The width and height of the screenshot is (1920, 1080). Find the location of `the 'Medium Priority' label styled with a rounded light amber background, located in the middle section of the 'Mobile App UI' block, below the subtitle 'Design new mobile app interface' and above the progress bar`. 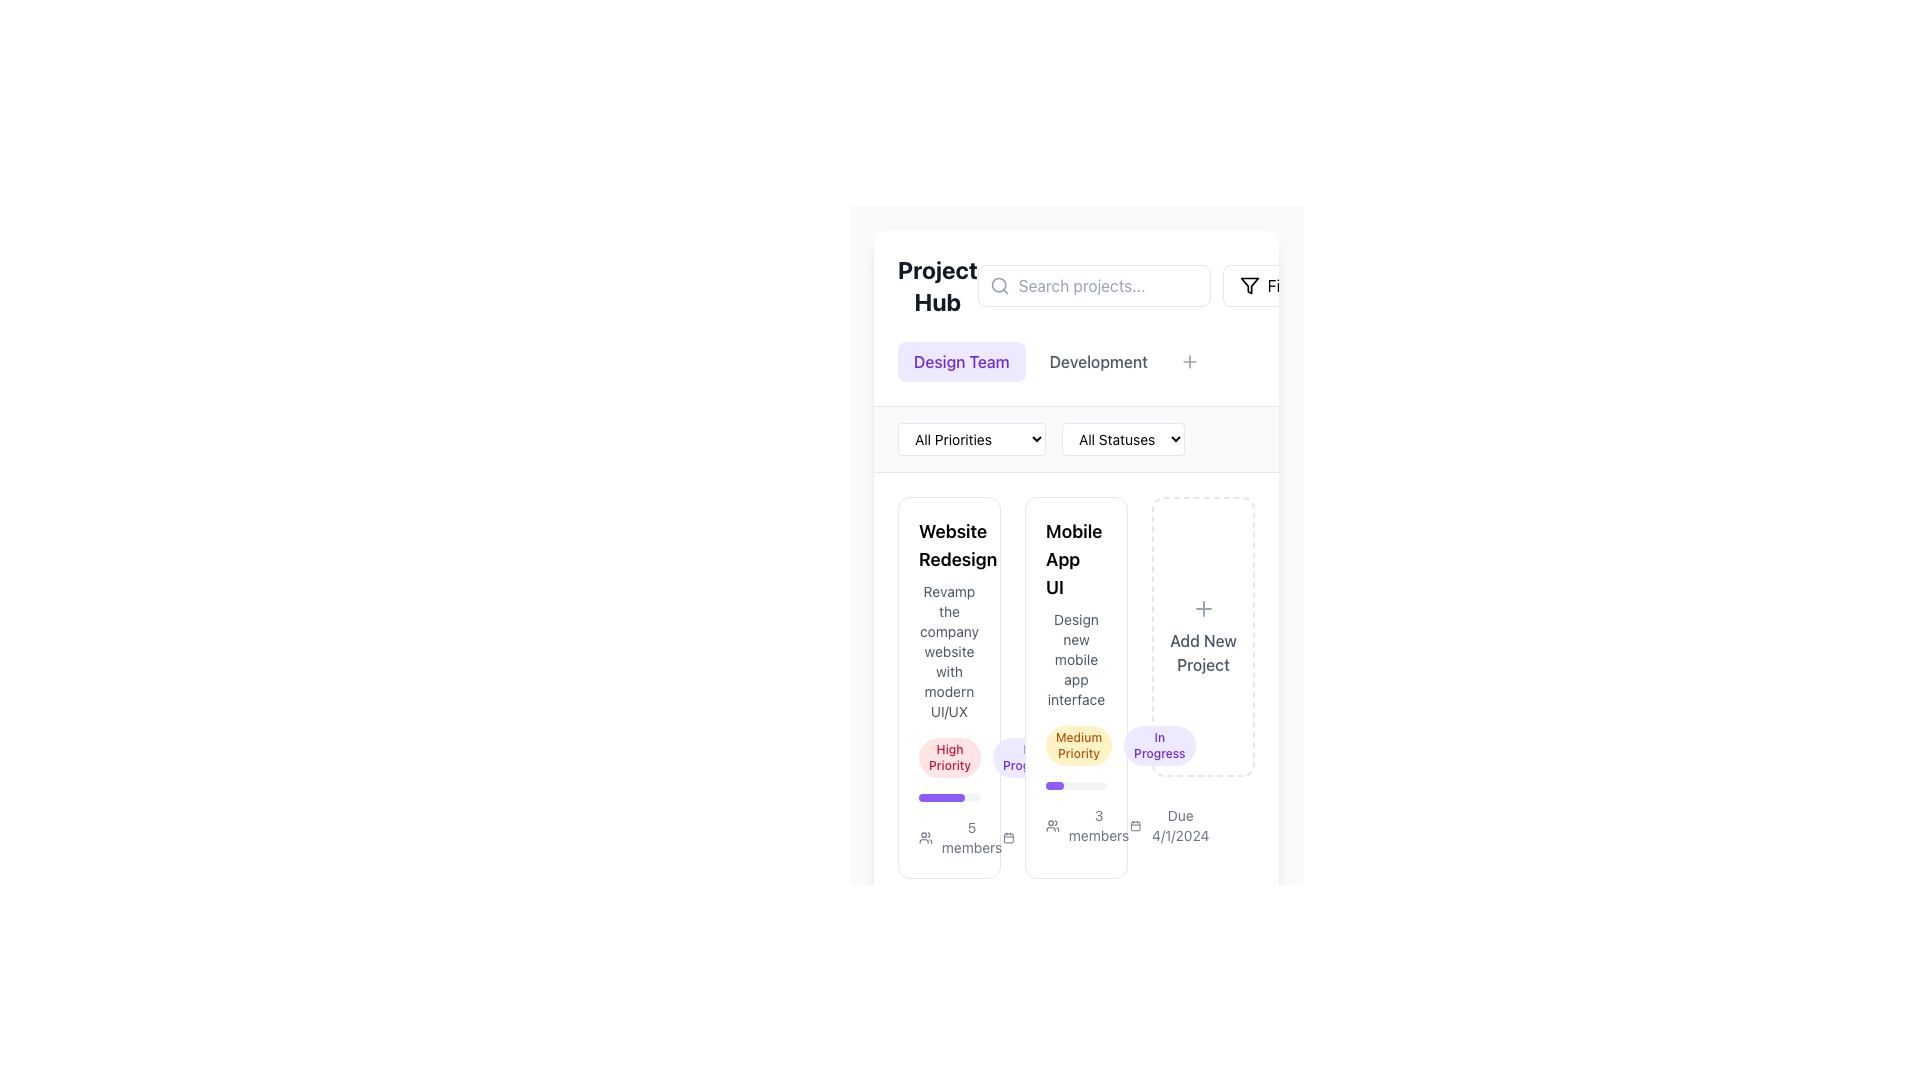

the 'Medium Priority' label styled with a rounded light amber background, located in the middle section of the 'Mobile App UI' block, below the subtitle 'Design new mobile app interface' and above the progress bar is located at coordinates (1075, 745).